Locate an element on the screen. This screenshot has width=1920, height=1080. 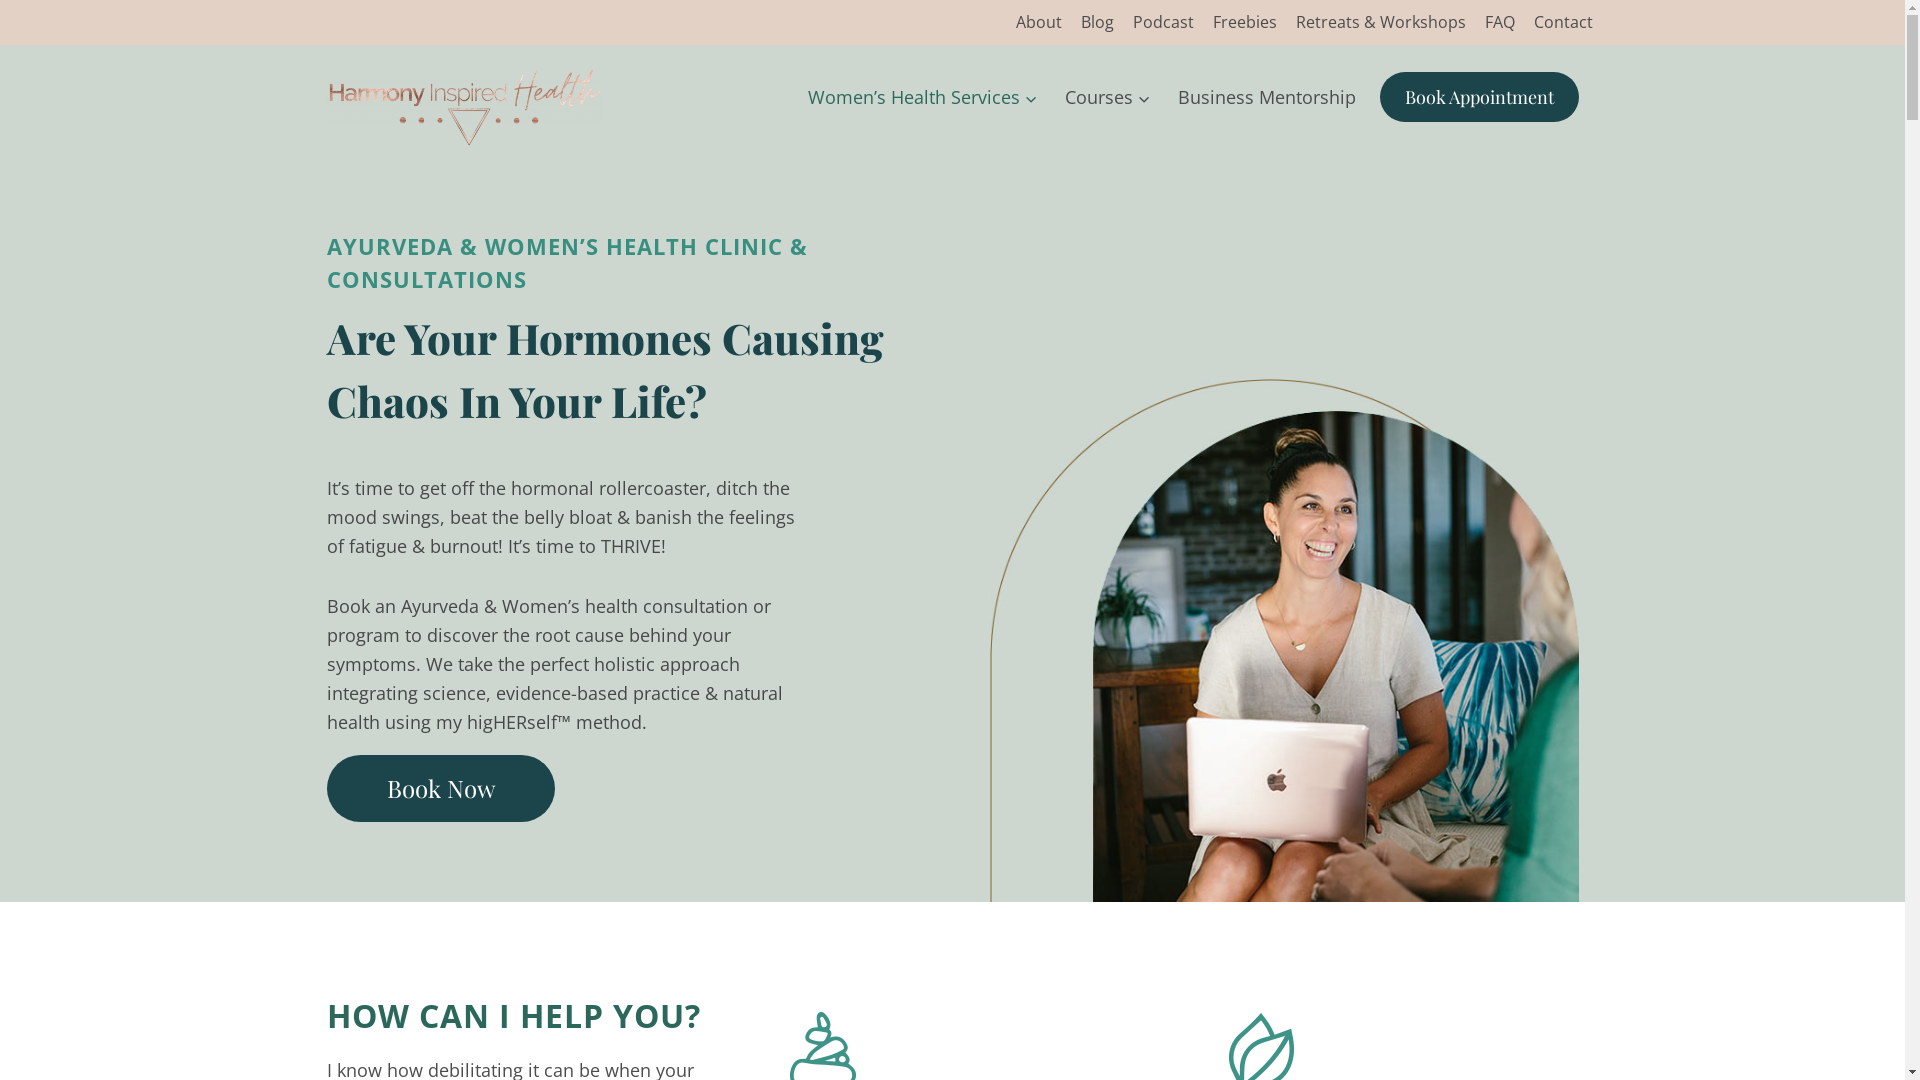
'About' is located at coordinates (1038, 22).